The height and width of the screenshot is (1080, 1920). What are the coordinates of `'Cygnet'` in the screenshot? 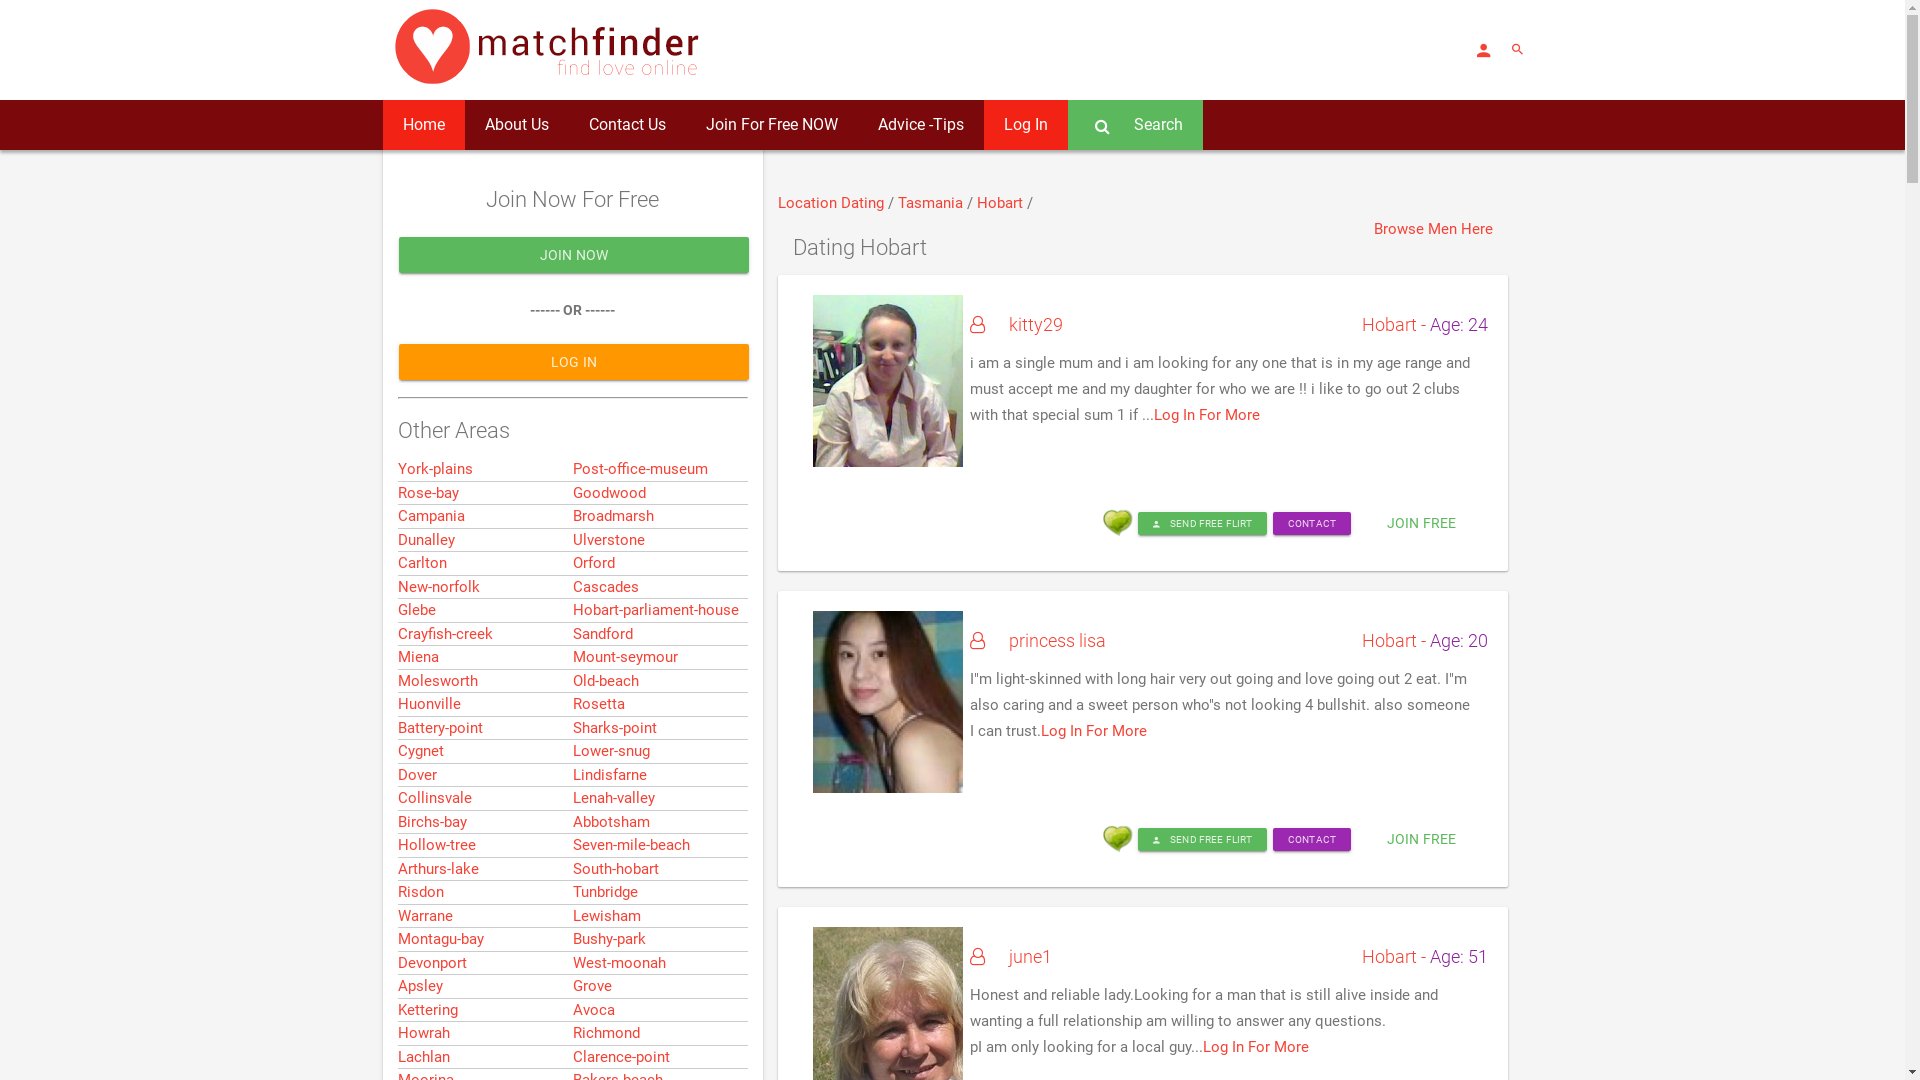 It's located at (398, 751).